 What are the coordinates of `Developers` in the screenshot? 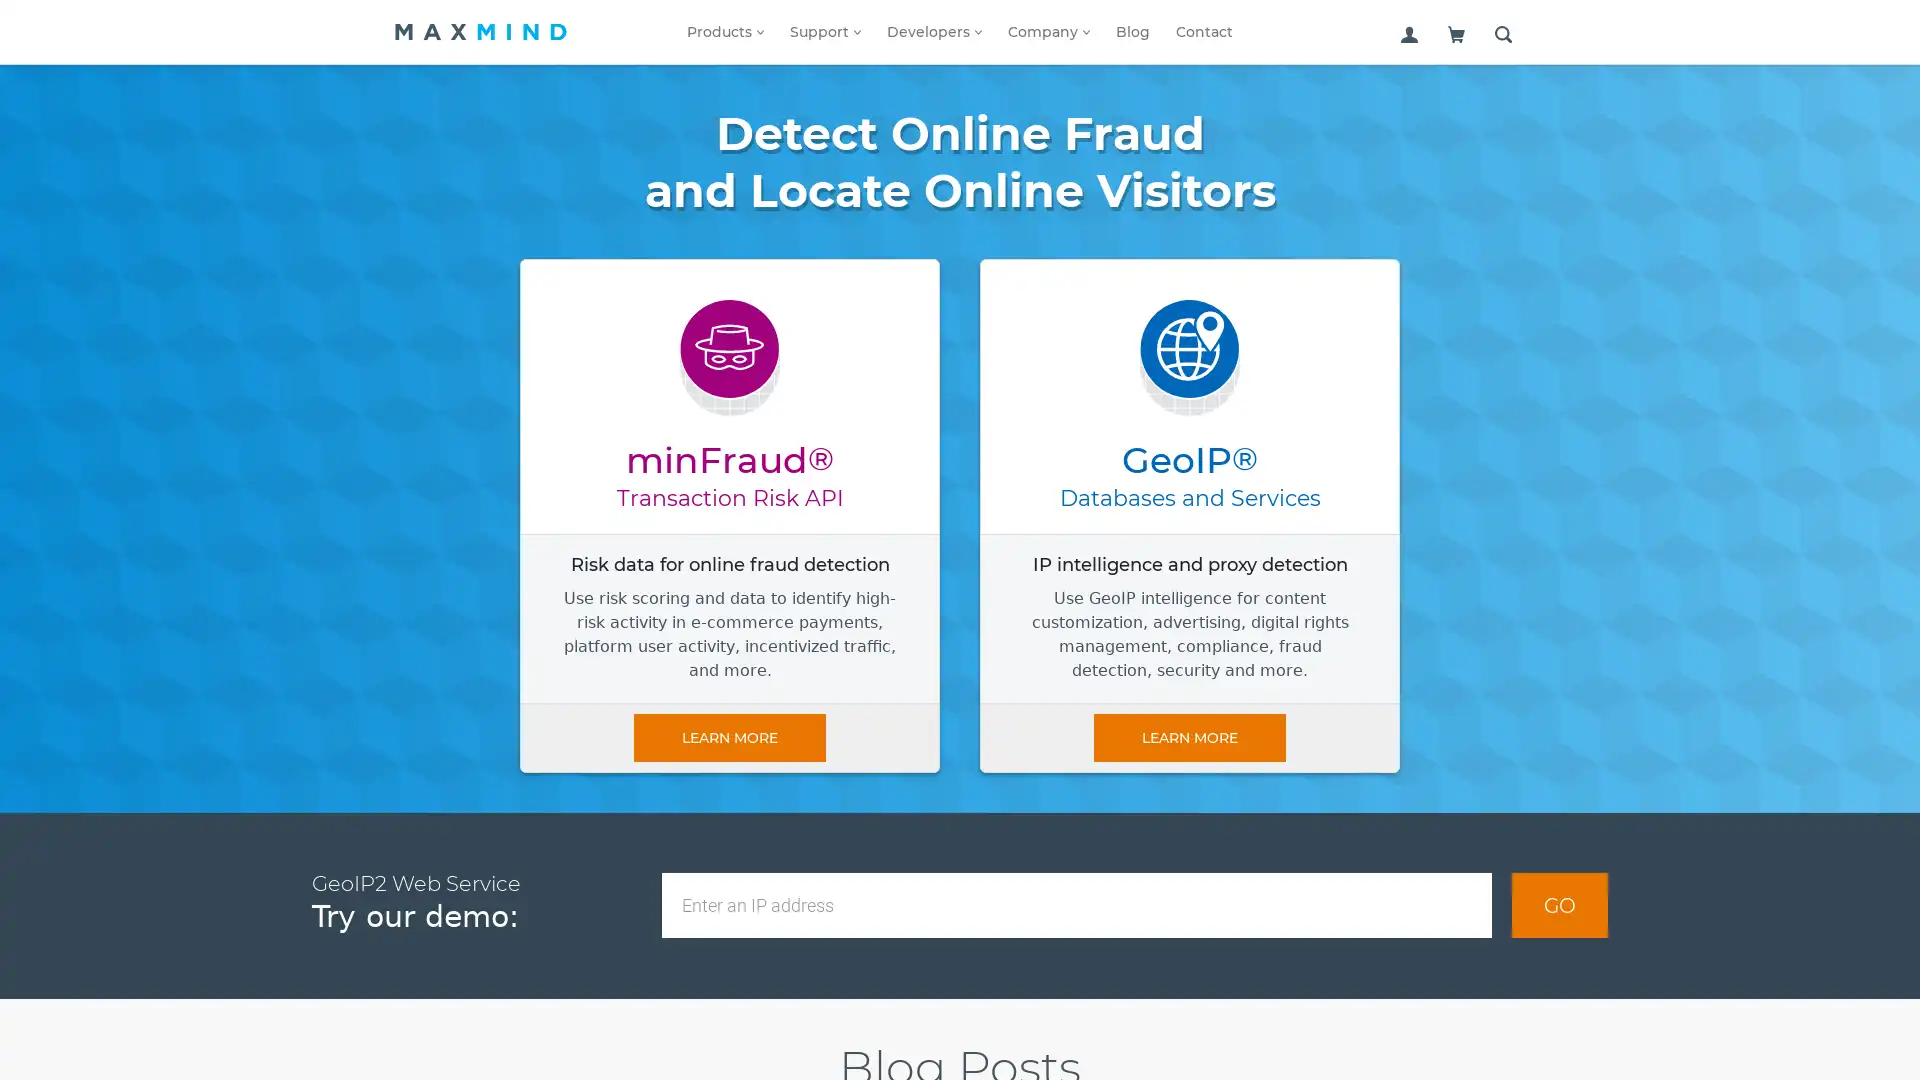 It's located at (933, 31).